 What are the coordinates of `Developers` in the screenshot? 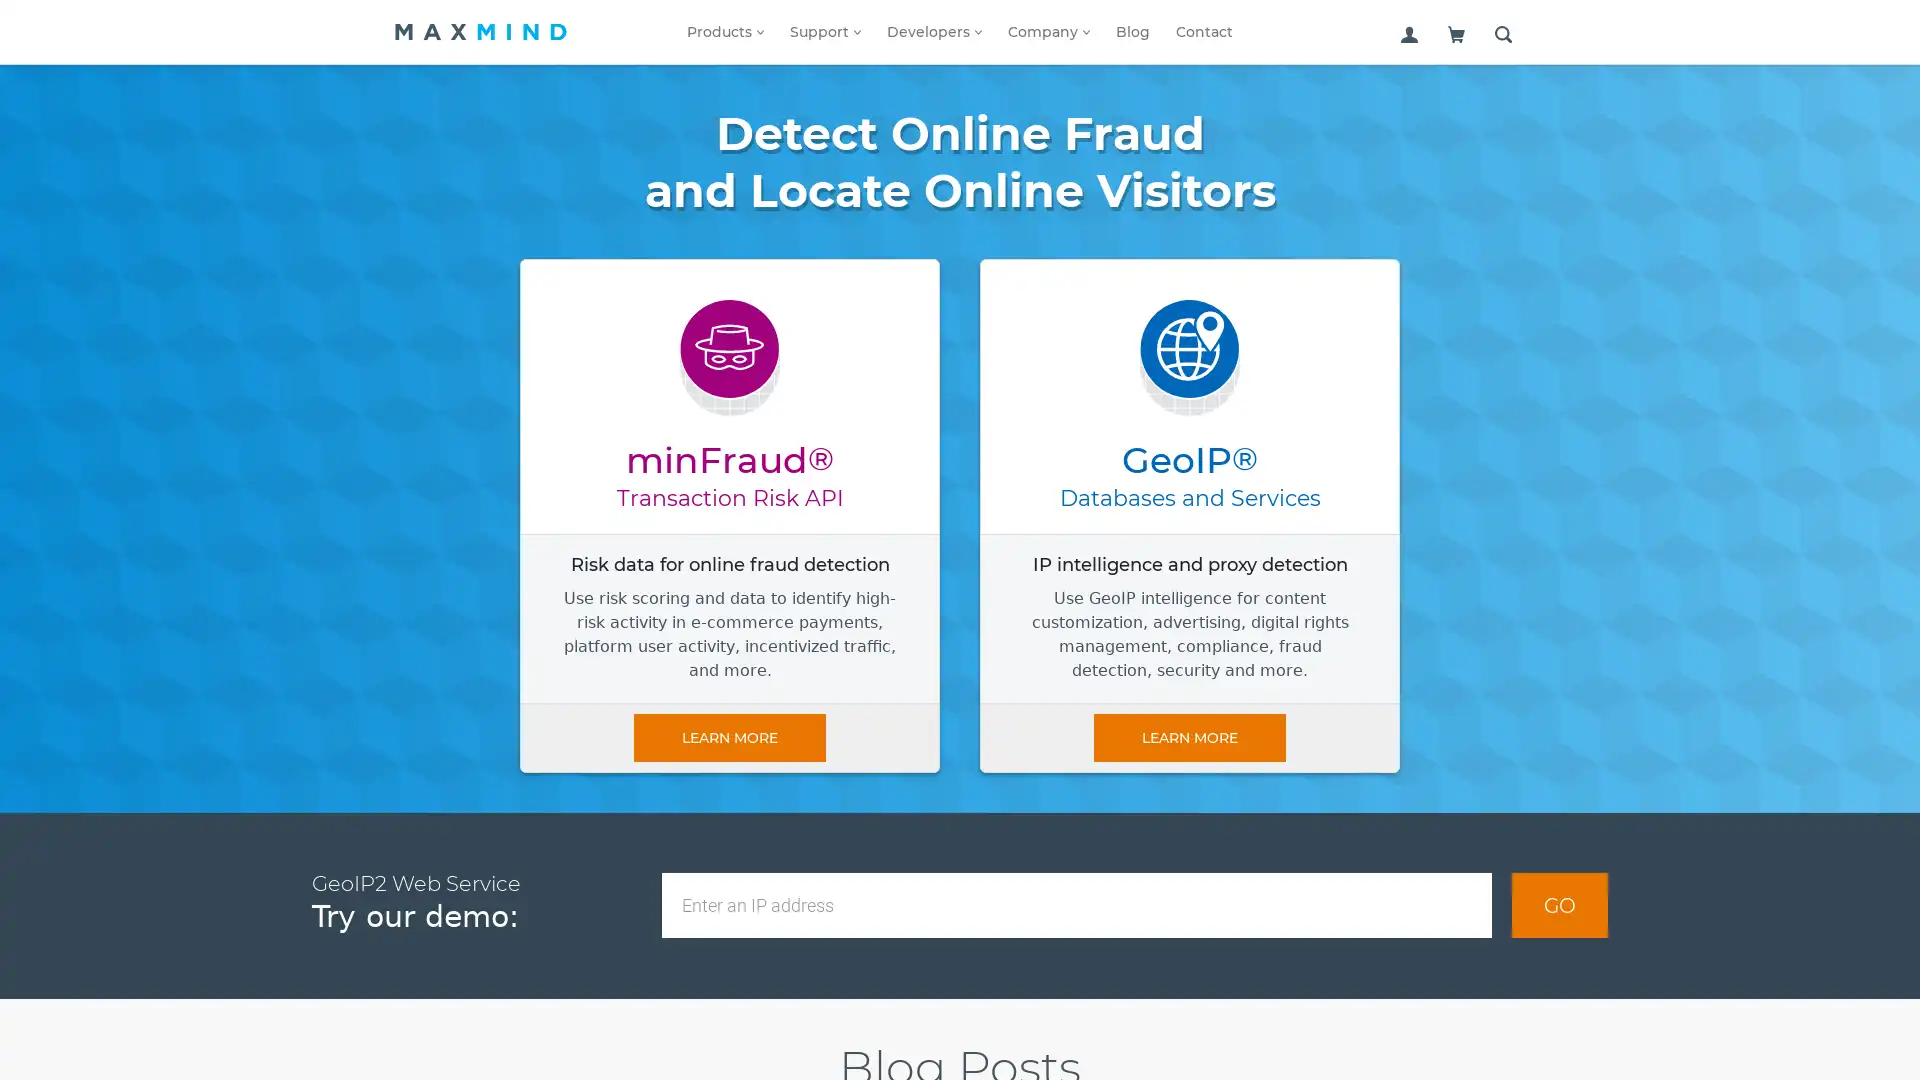 It's located at (933, 31).